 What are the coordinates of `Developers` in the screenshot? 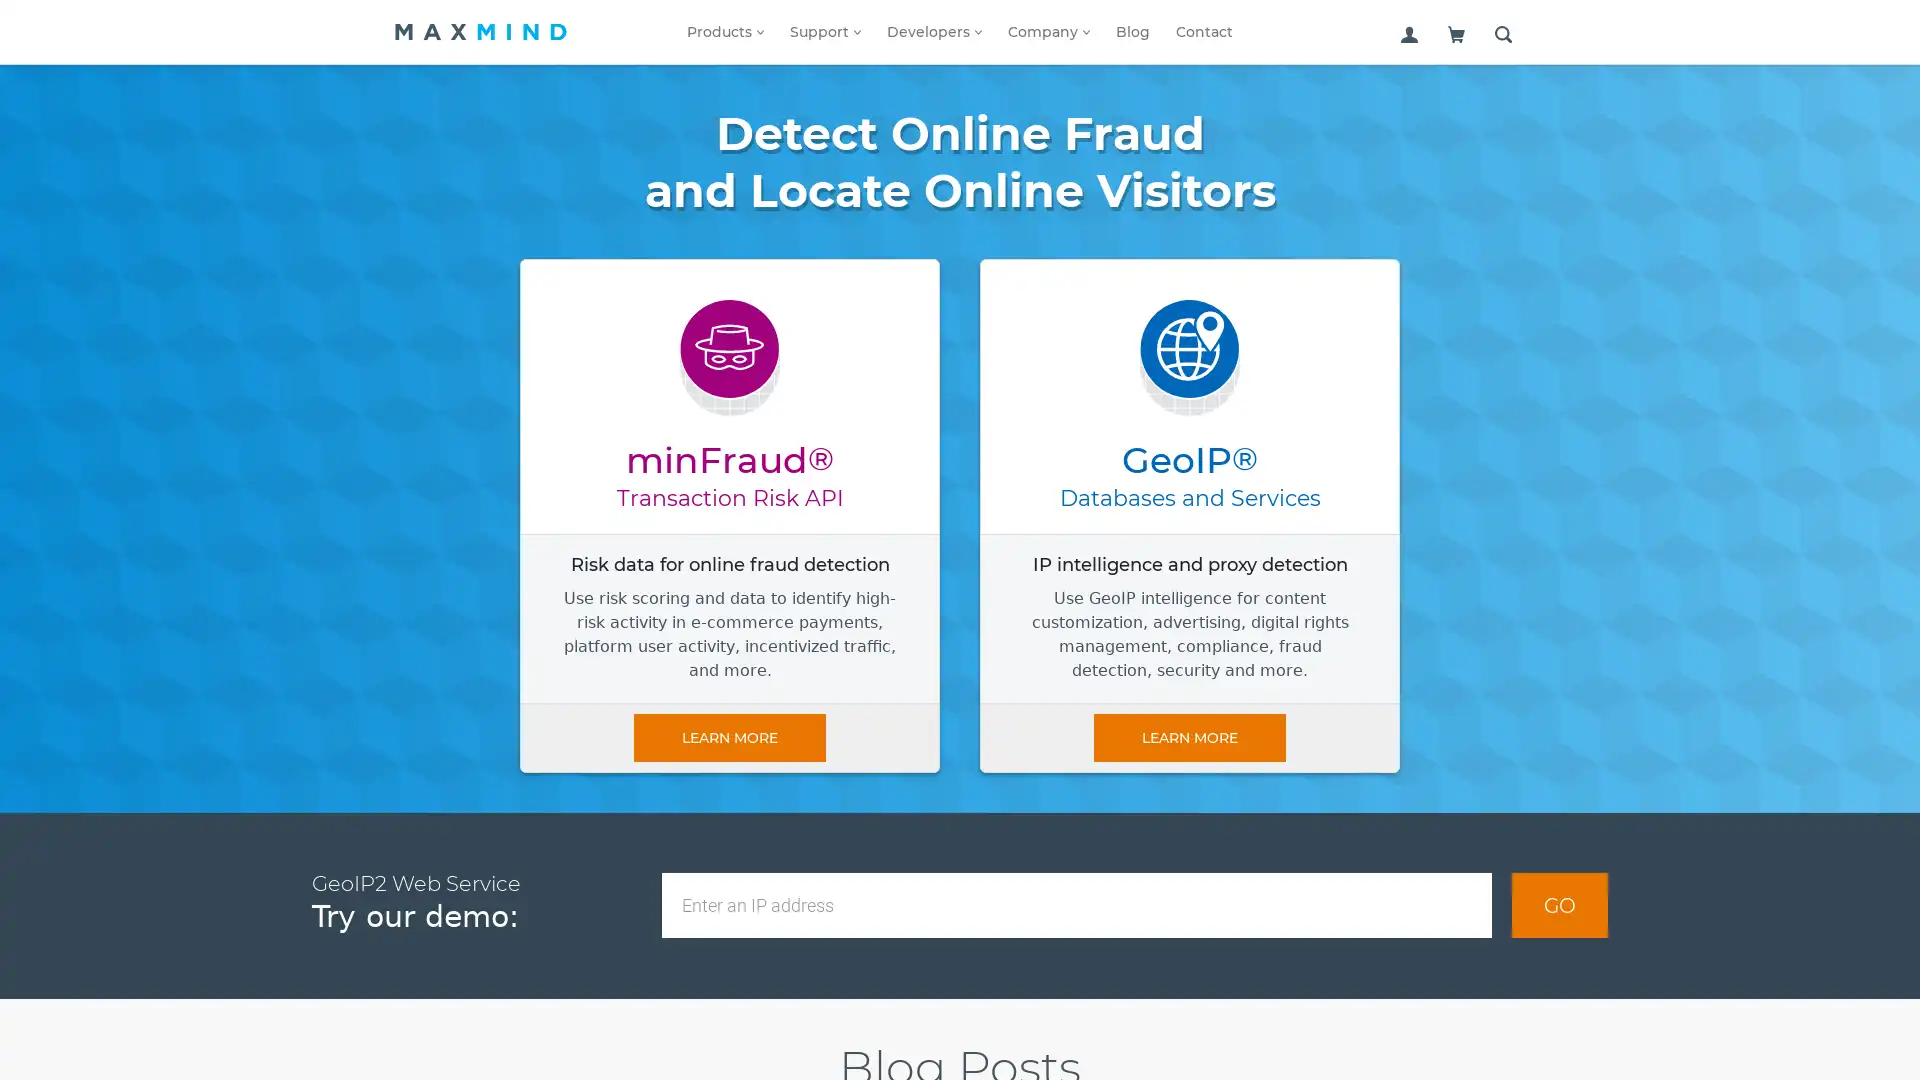 It's located at (933, 31).